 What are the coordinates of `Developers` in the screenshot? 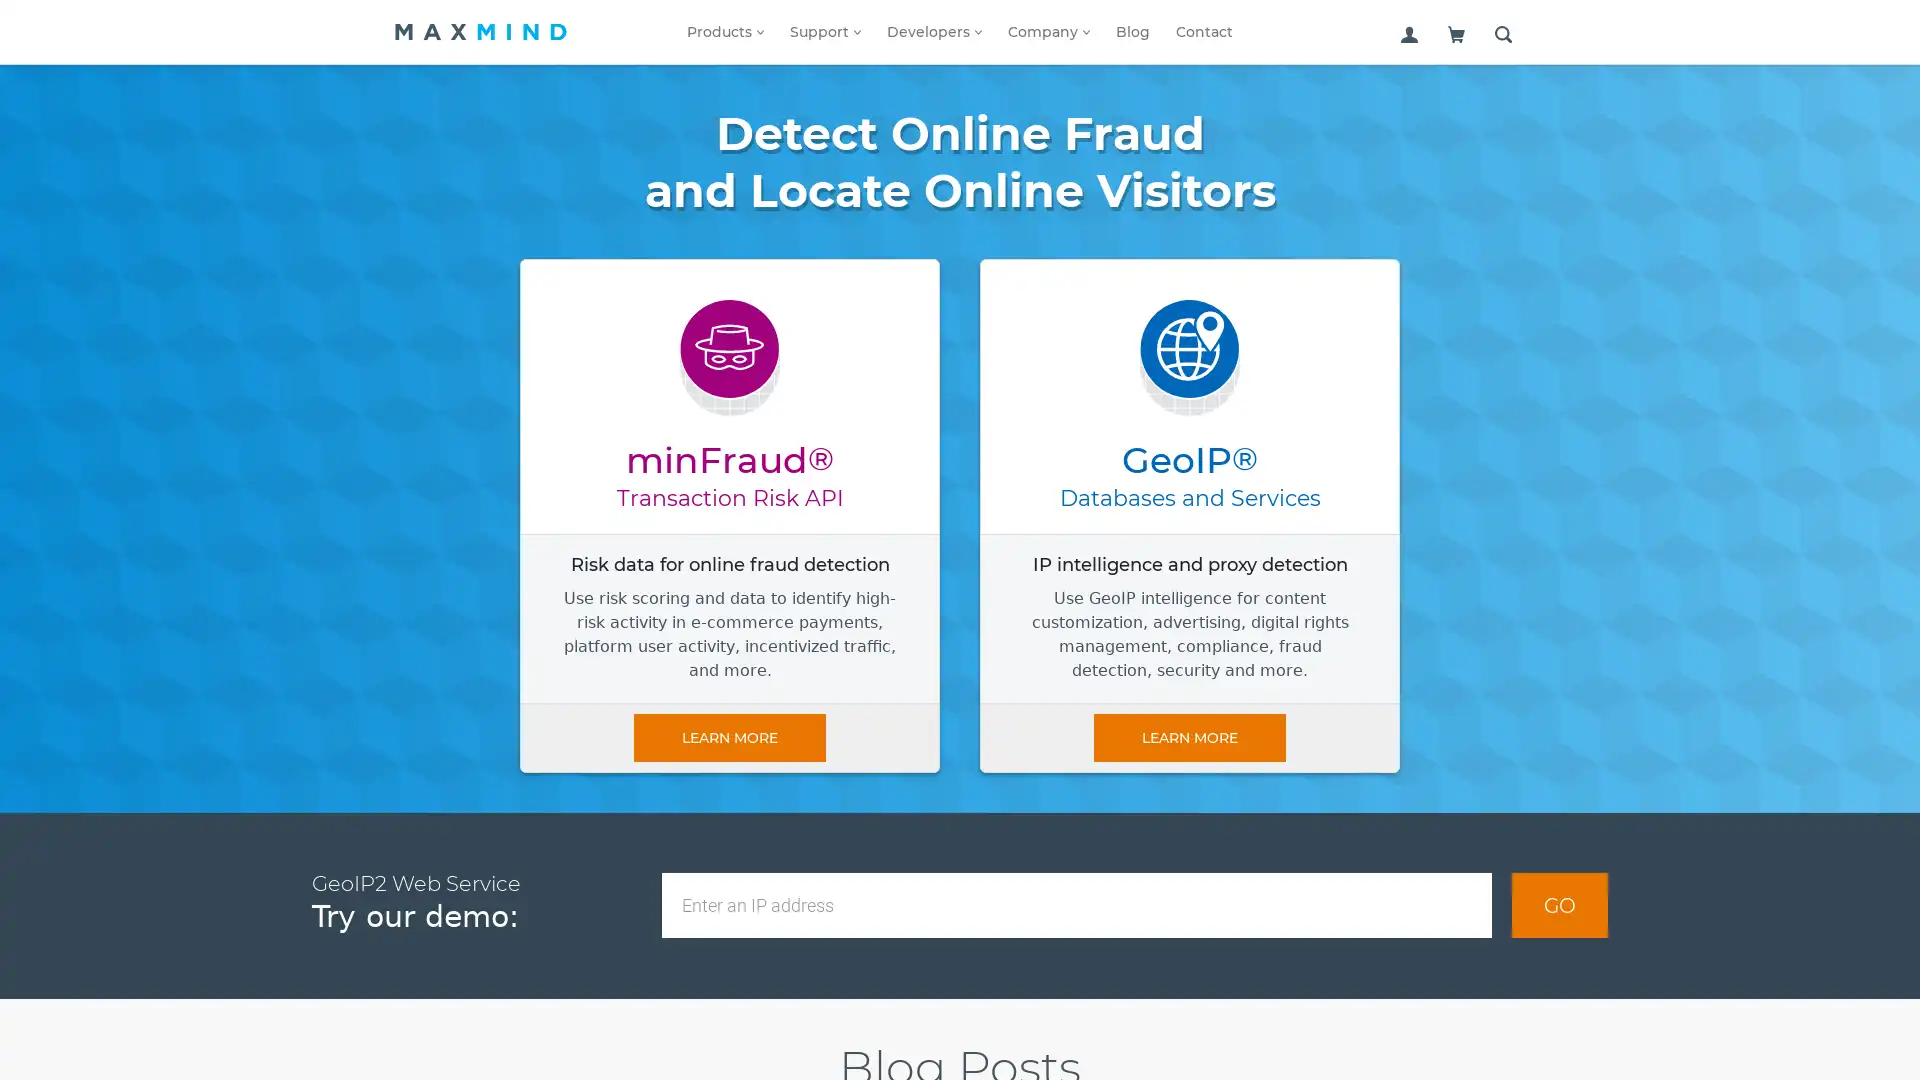 It's located at (933, 31).